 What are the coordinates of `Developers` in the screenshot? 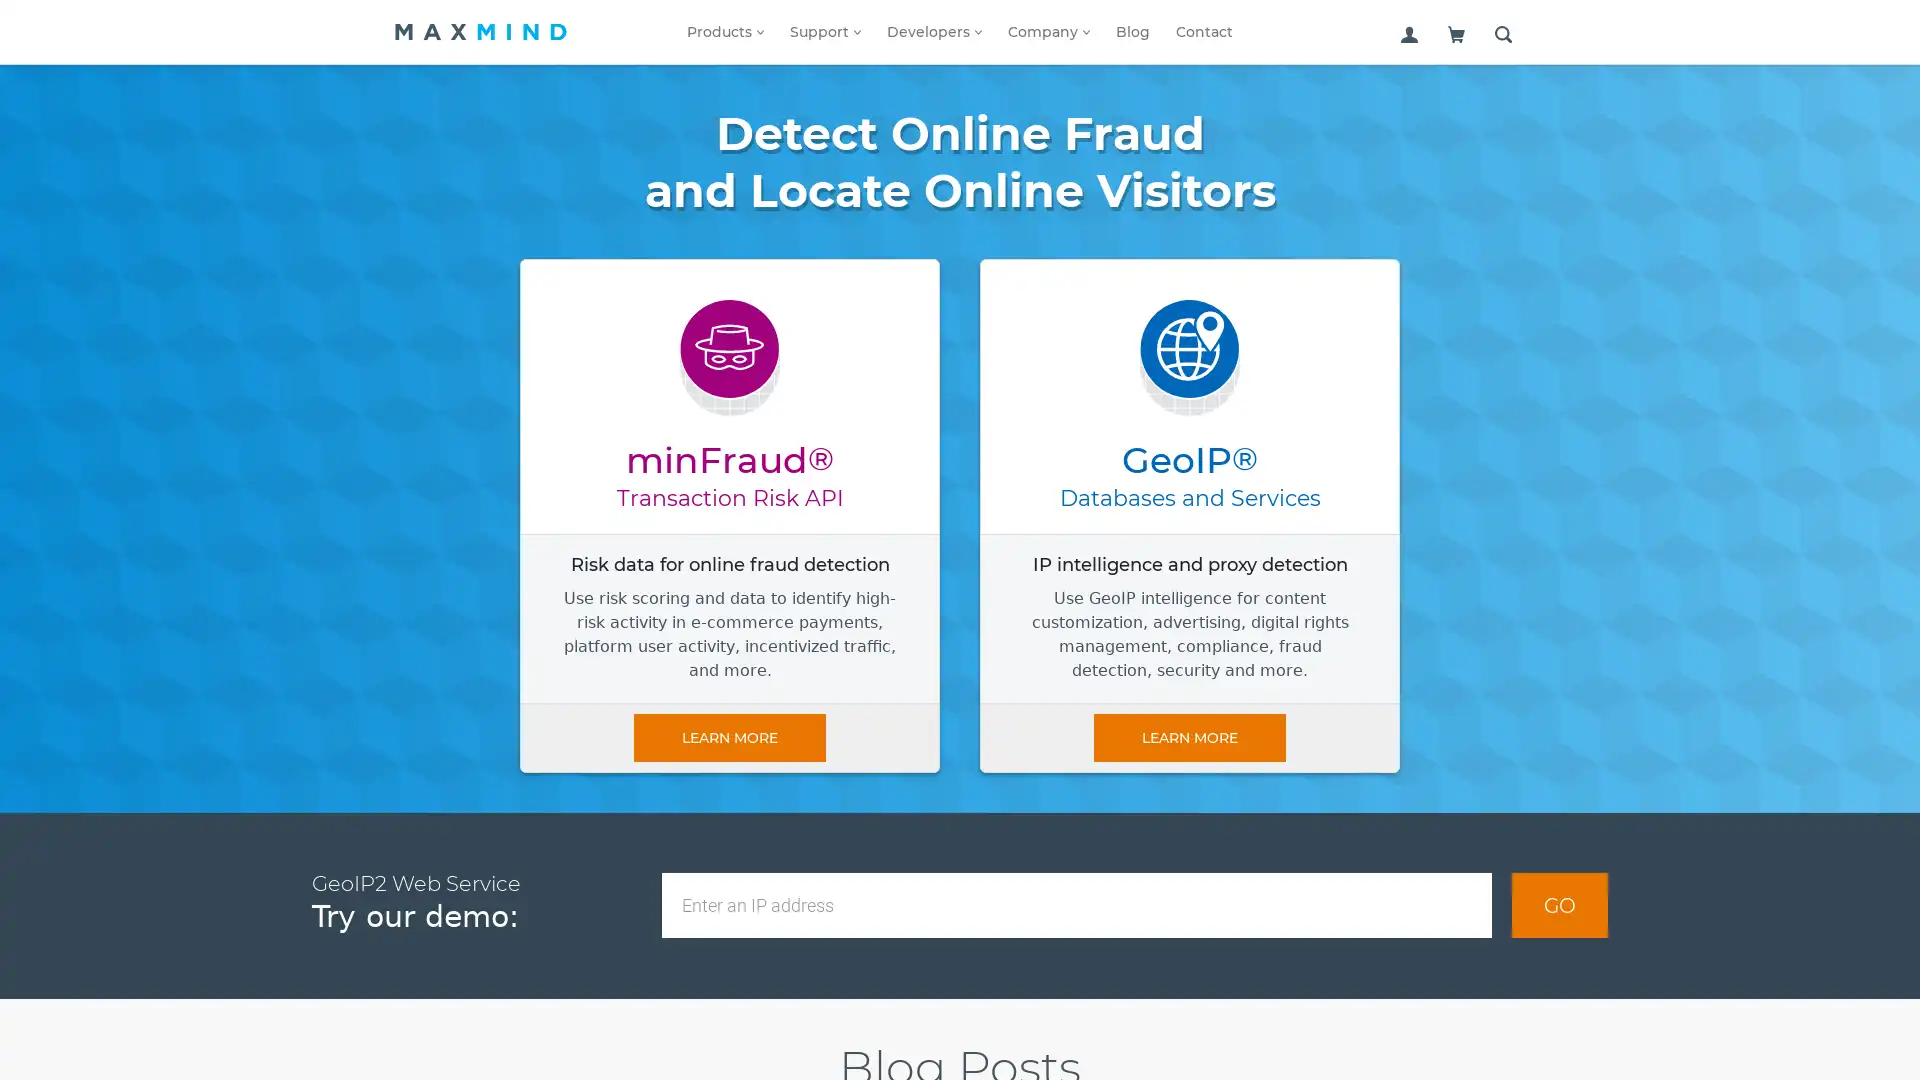 It's located at (933, 31).